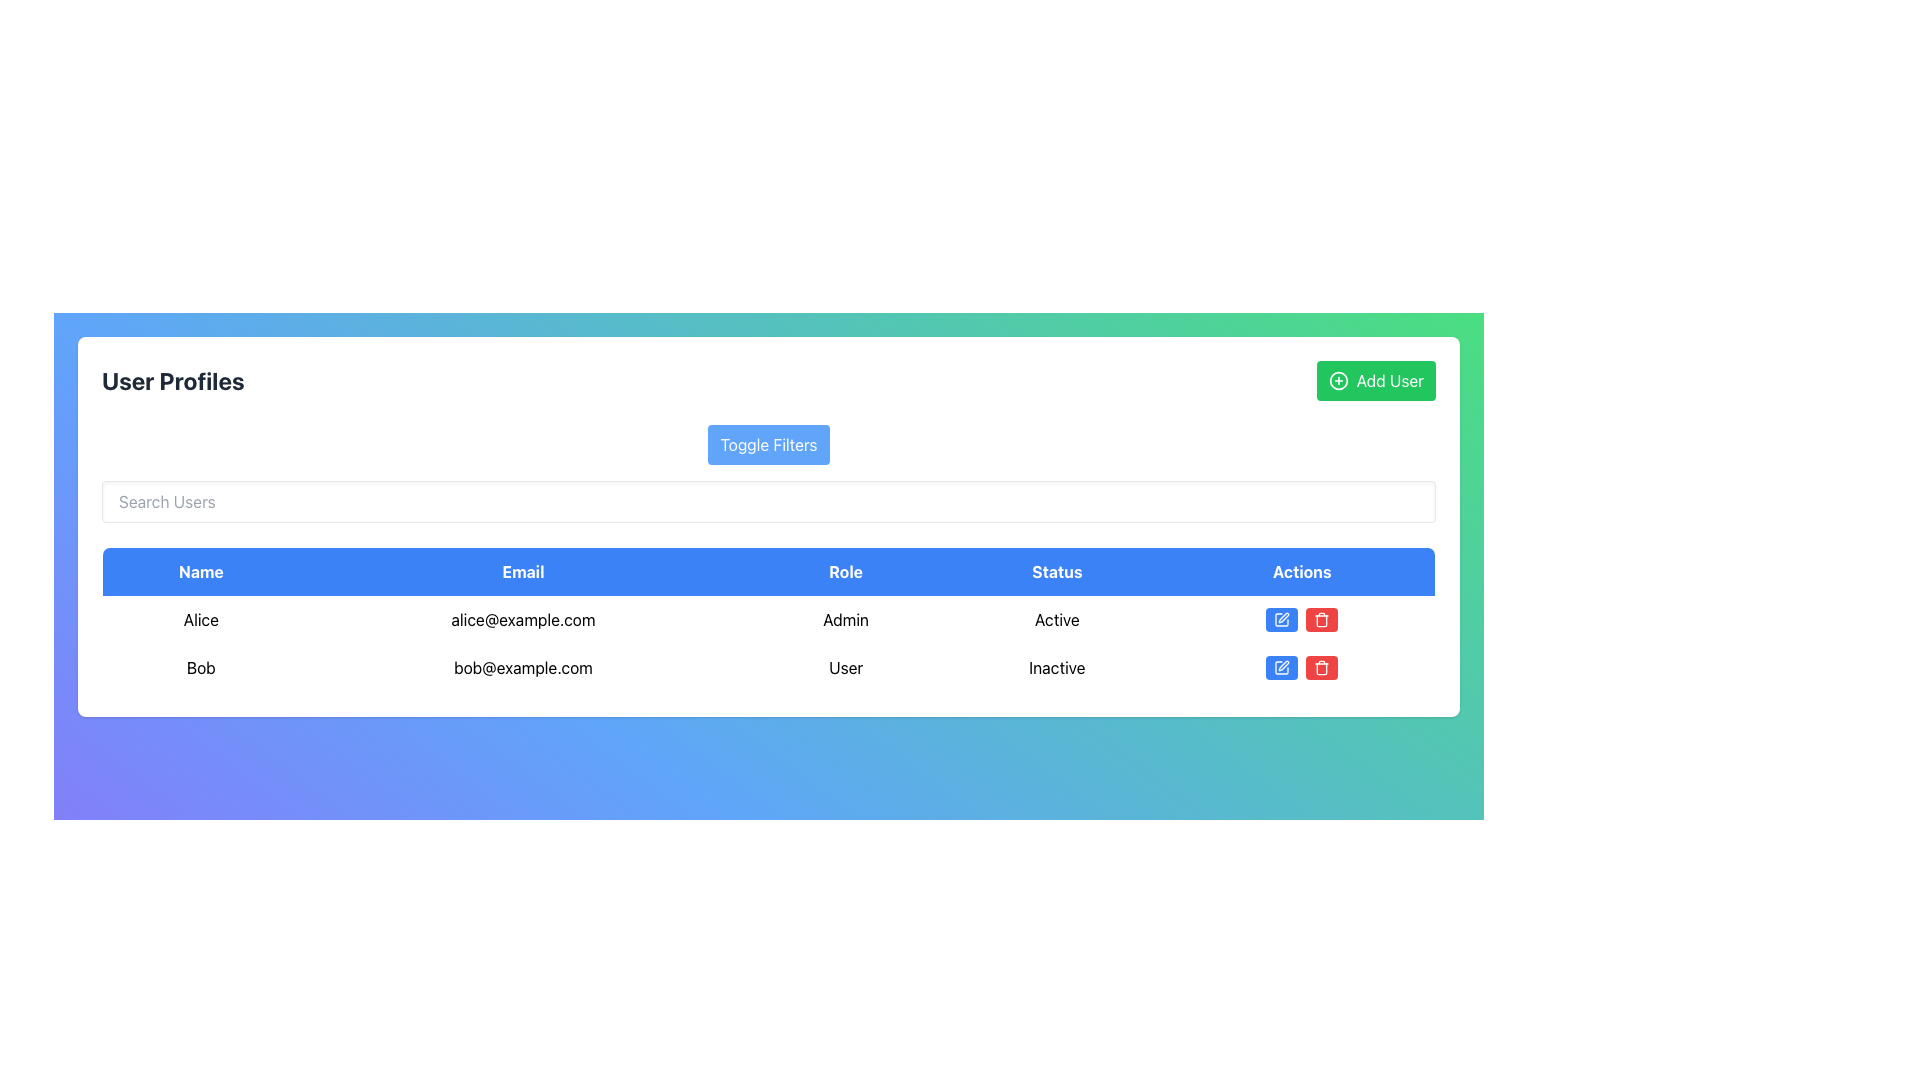 The width and height of the screenshot is (1920, 1080). Describe the element at coordinates (201, 668) in the screenshot. I see `the text label displaying 'Bob' in the 'Name' column of the user table, located in the second row above the email 'bob@example.com'` at that location.